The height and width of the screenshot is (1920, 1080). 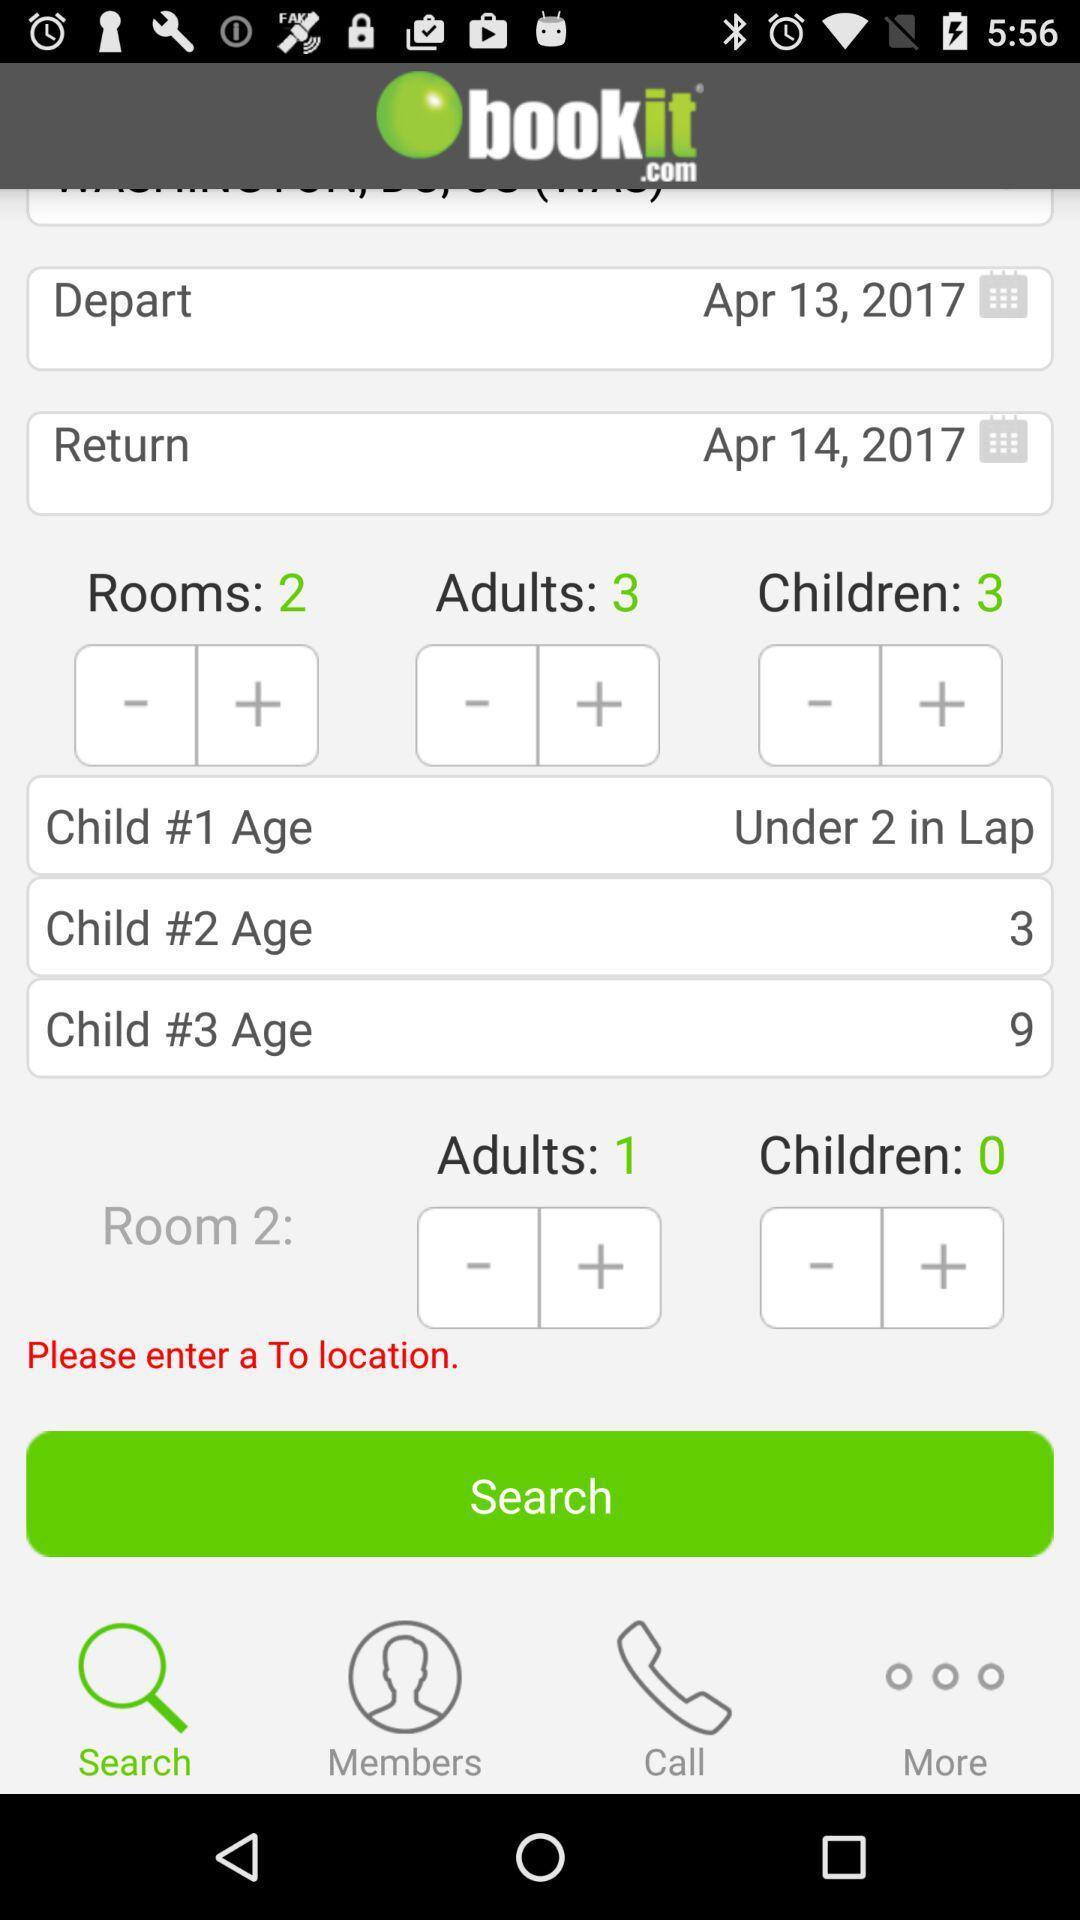 What do you see at coordinates (941, 753) in the screenshot?
I see `the add icon` at bounding box center [941, 753].